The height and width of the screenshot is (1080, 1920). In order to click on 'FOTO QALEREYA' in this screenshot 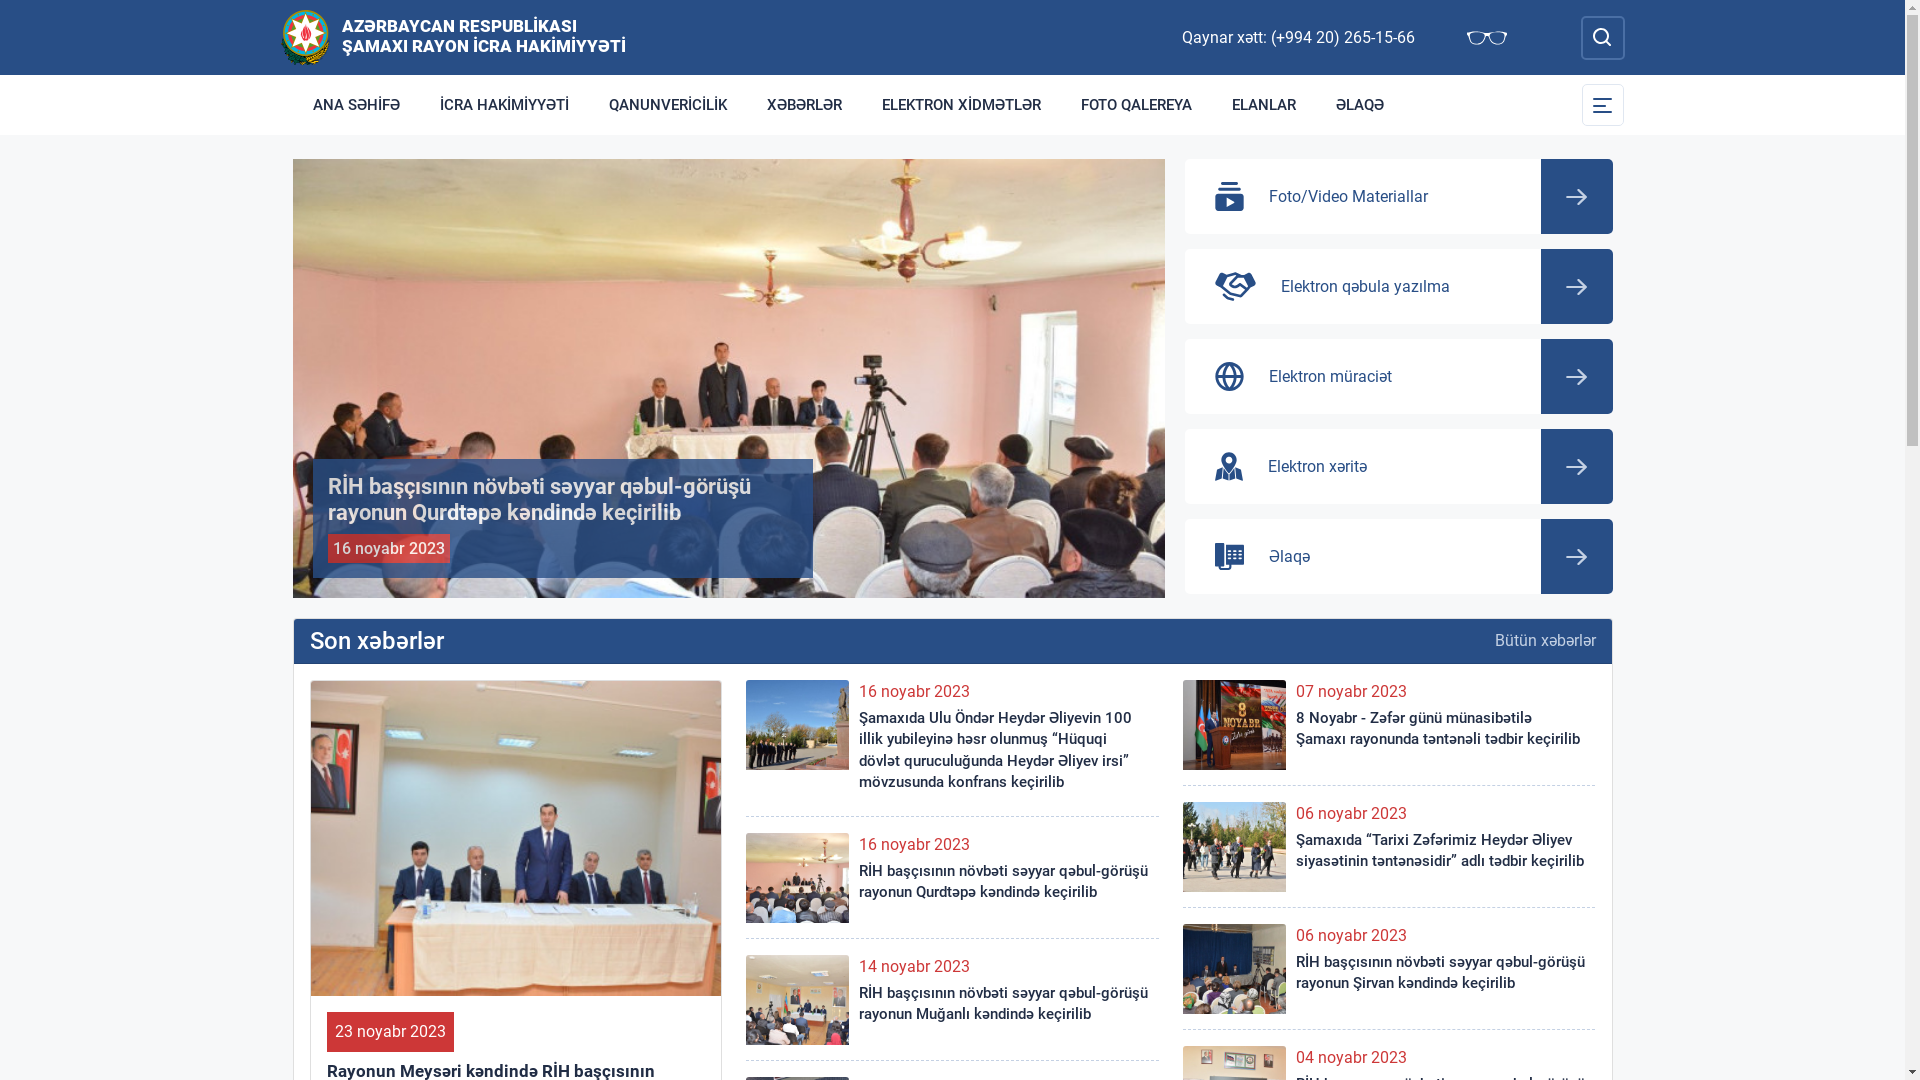, I will do `click(1135, 104)`.